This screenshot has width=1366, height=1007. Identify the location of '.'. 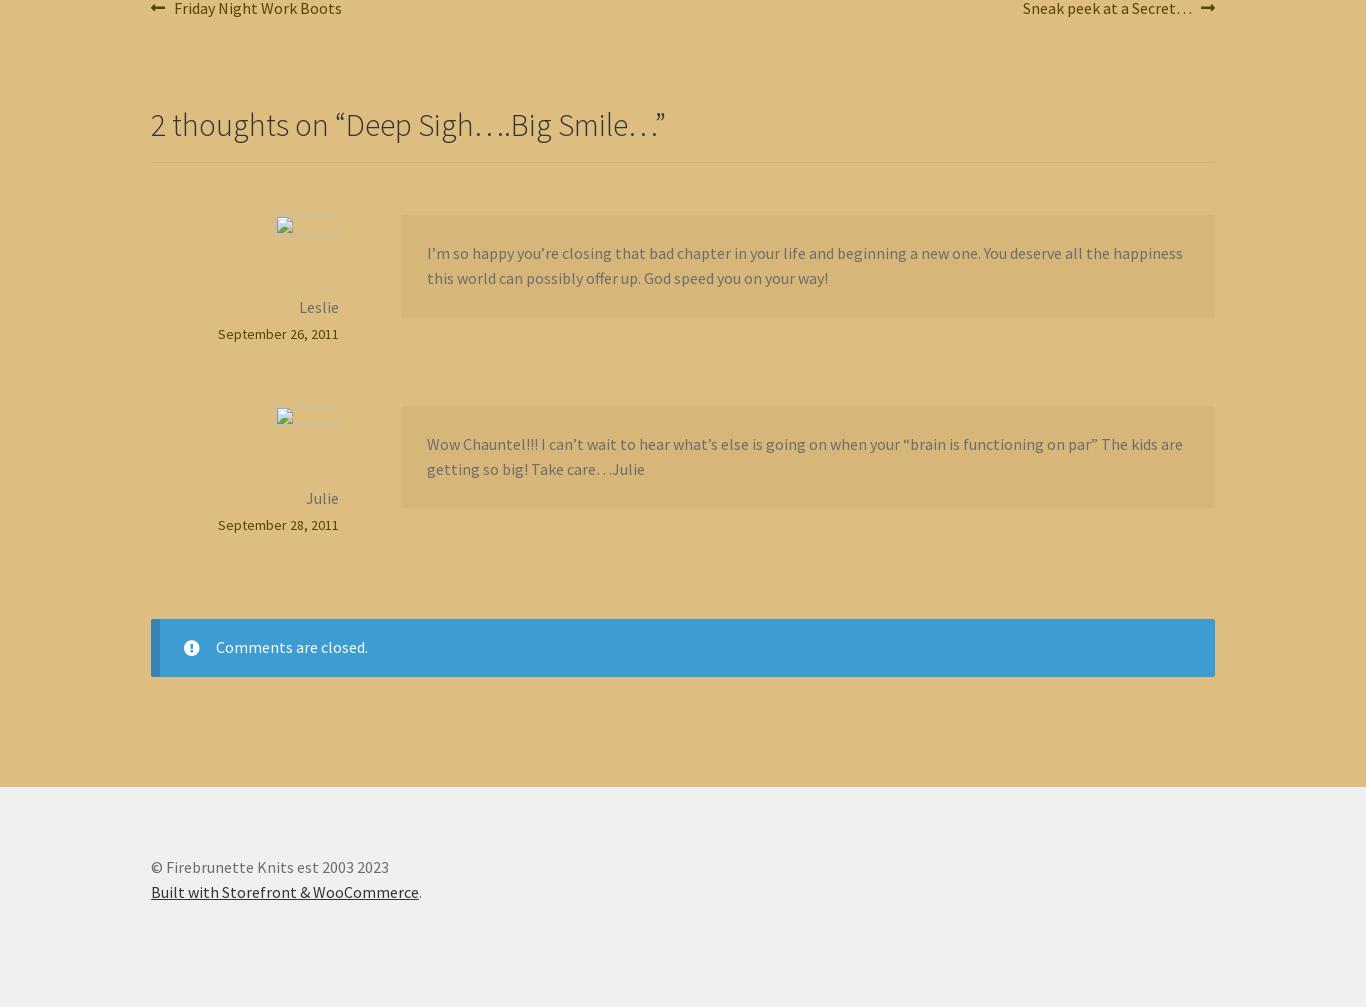
(419, 891).